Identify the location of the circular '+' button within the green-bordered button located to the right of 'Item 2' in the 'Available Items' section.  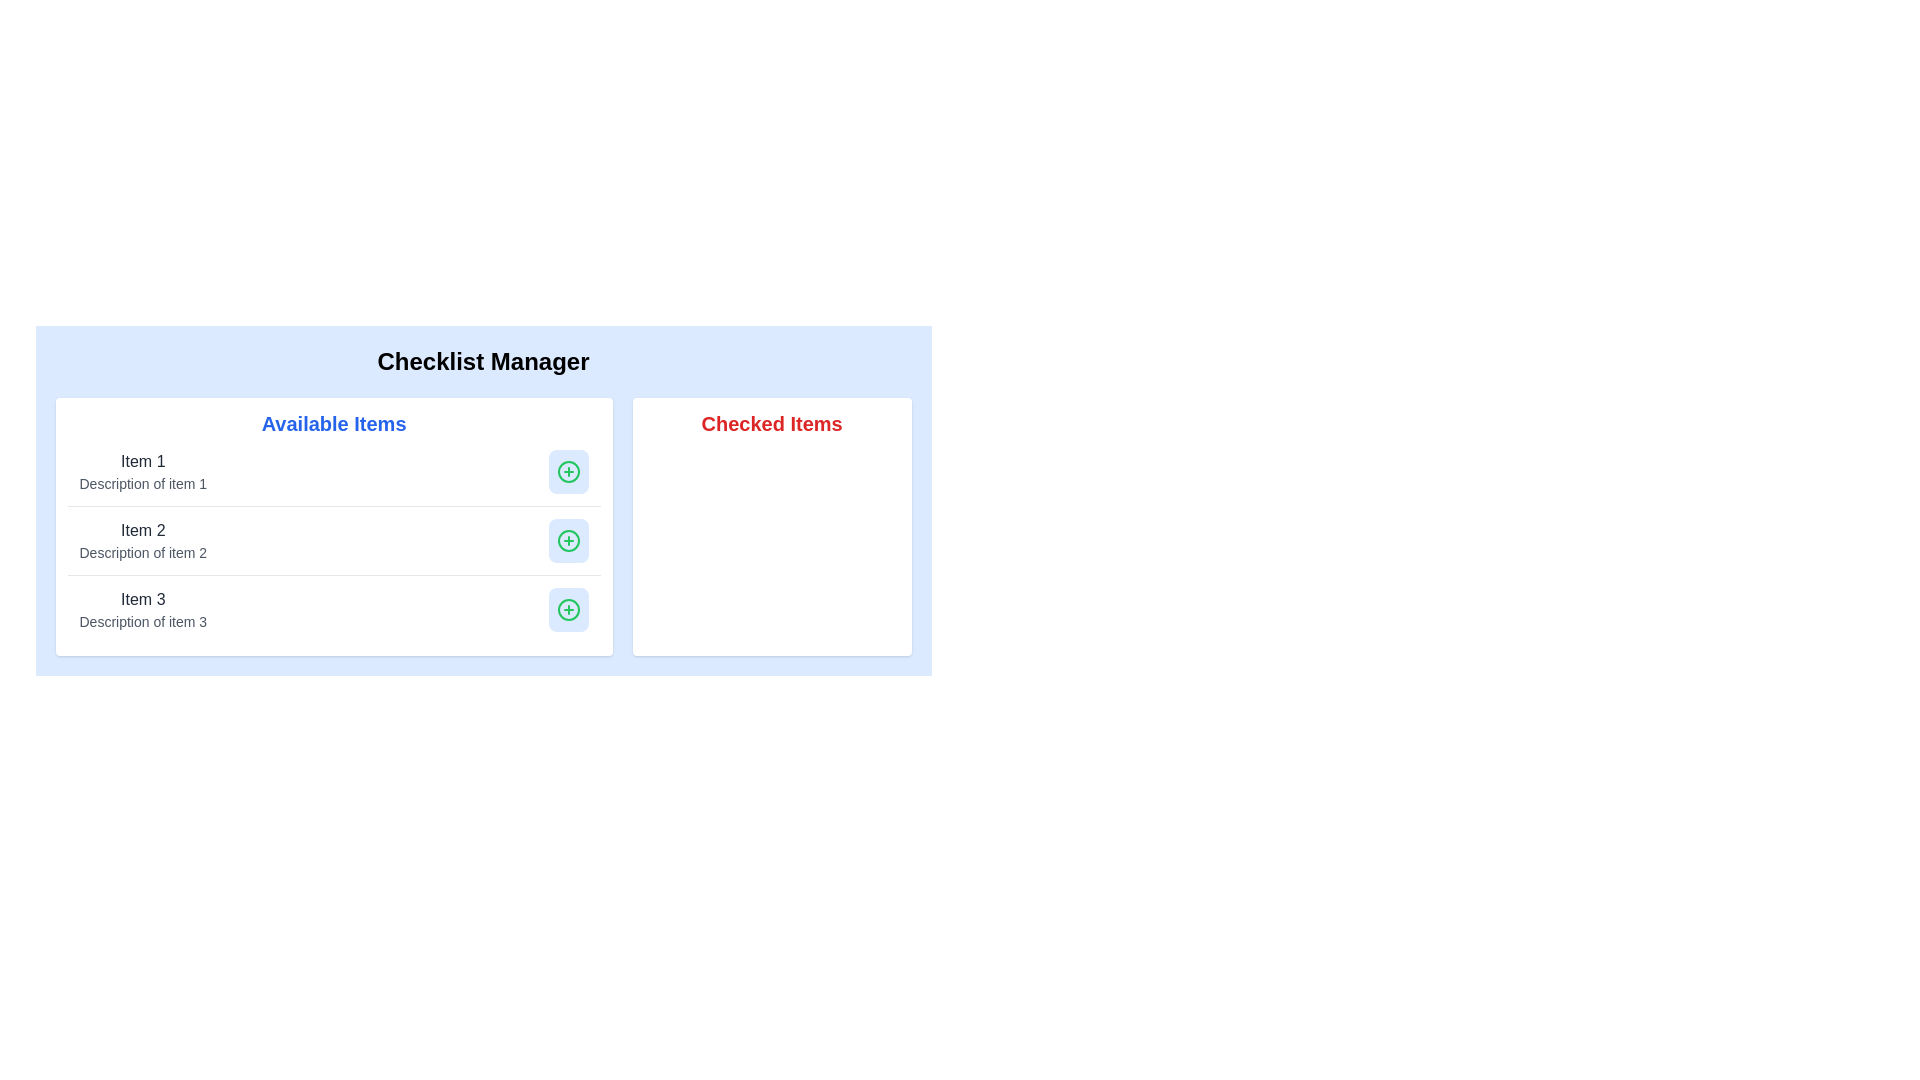
(567, 540).